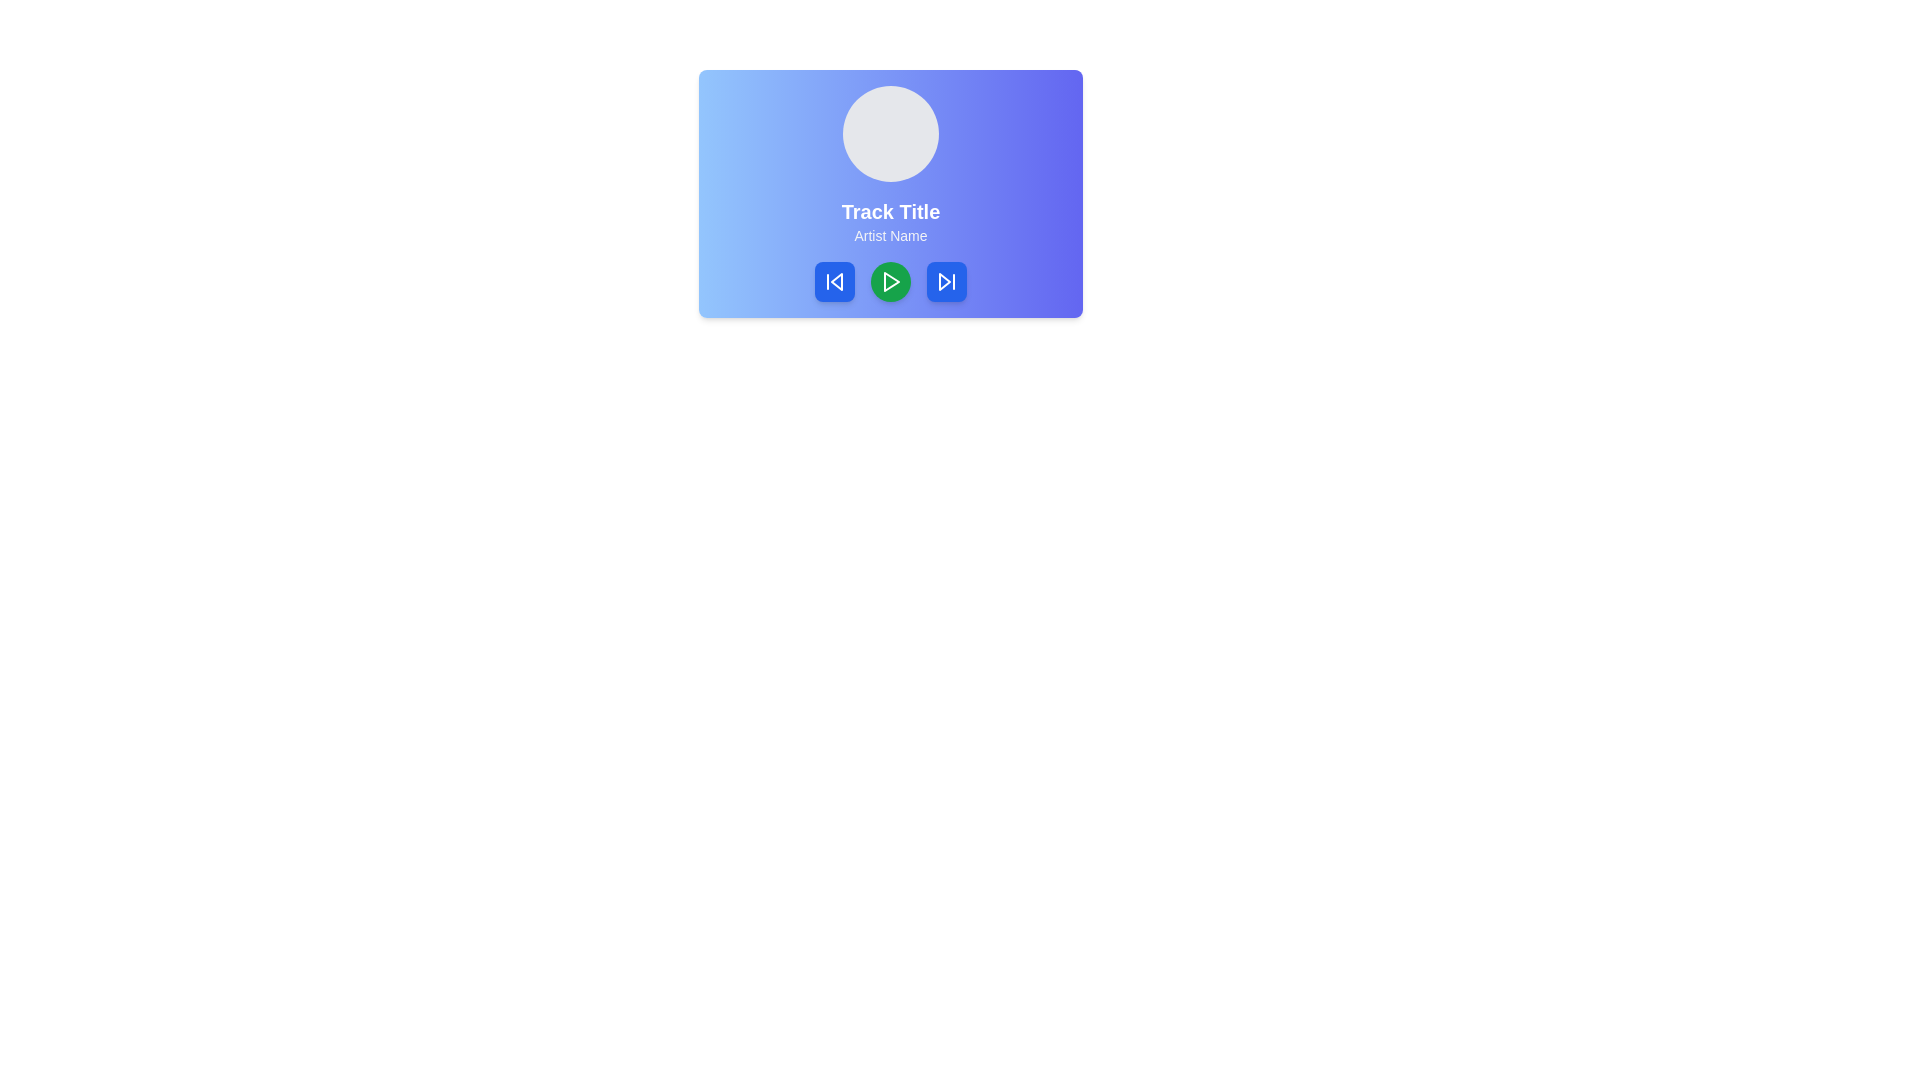 The height and width of the screenshot is (1080, 1920). What do you see at coordinates (945, 281) in the screenshot?
I see `the blue rectangular button with rounded corners that contains a 'skip forward' icon` at bounding box center [945, 281].